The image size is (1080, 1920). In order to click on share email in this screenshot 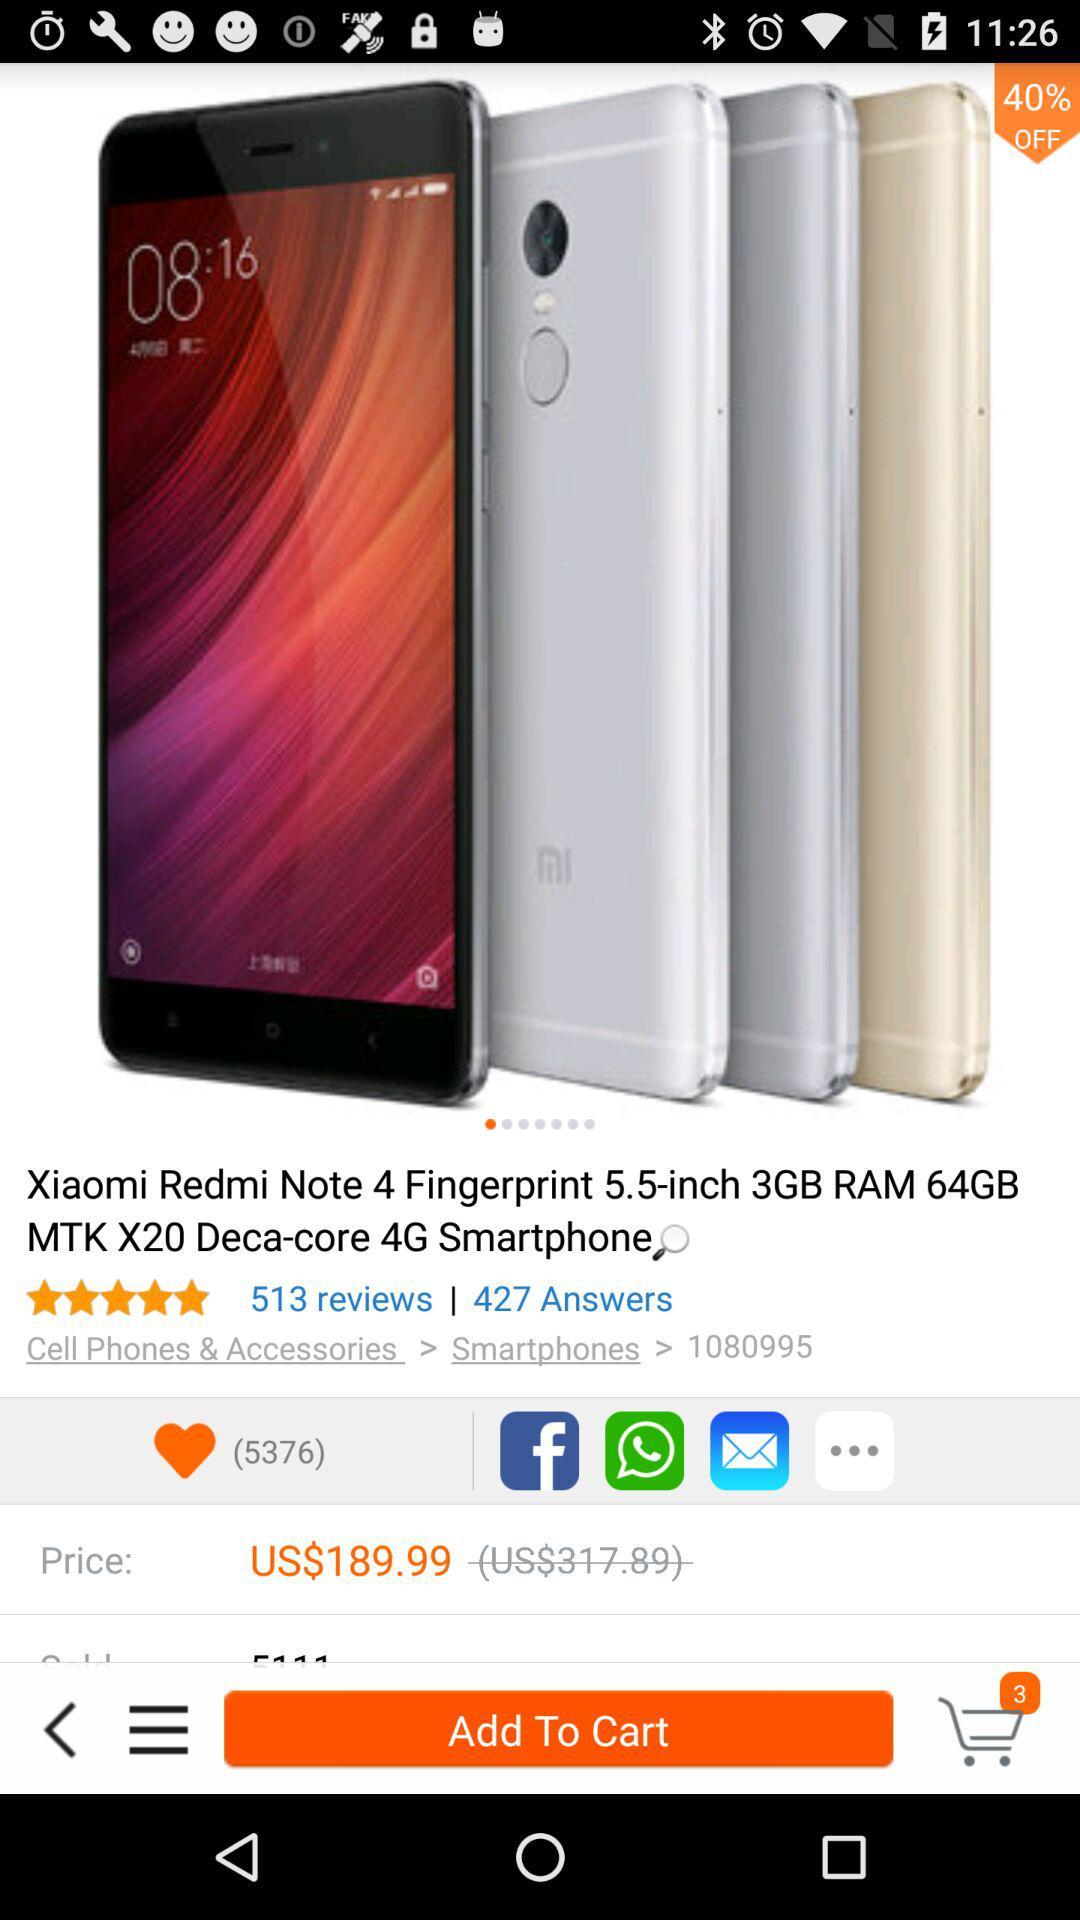, I will do `click(749, 1450)`.